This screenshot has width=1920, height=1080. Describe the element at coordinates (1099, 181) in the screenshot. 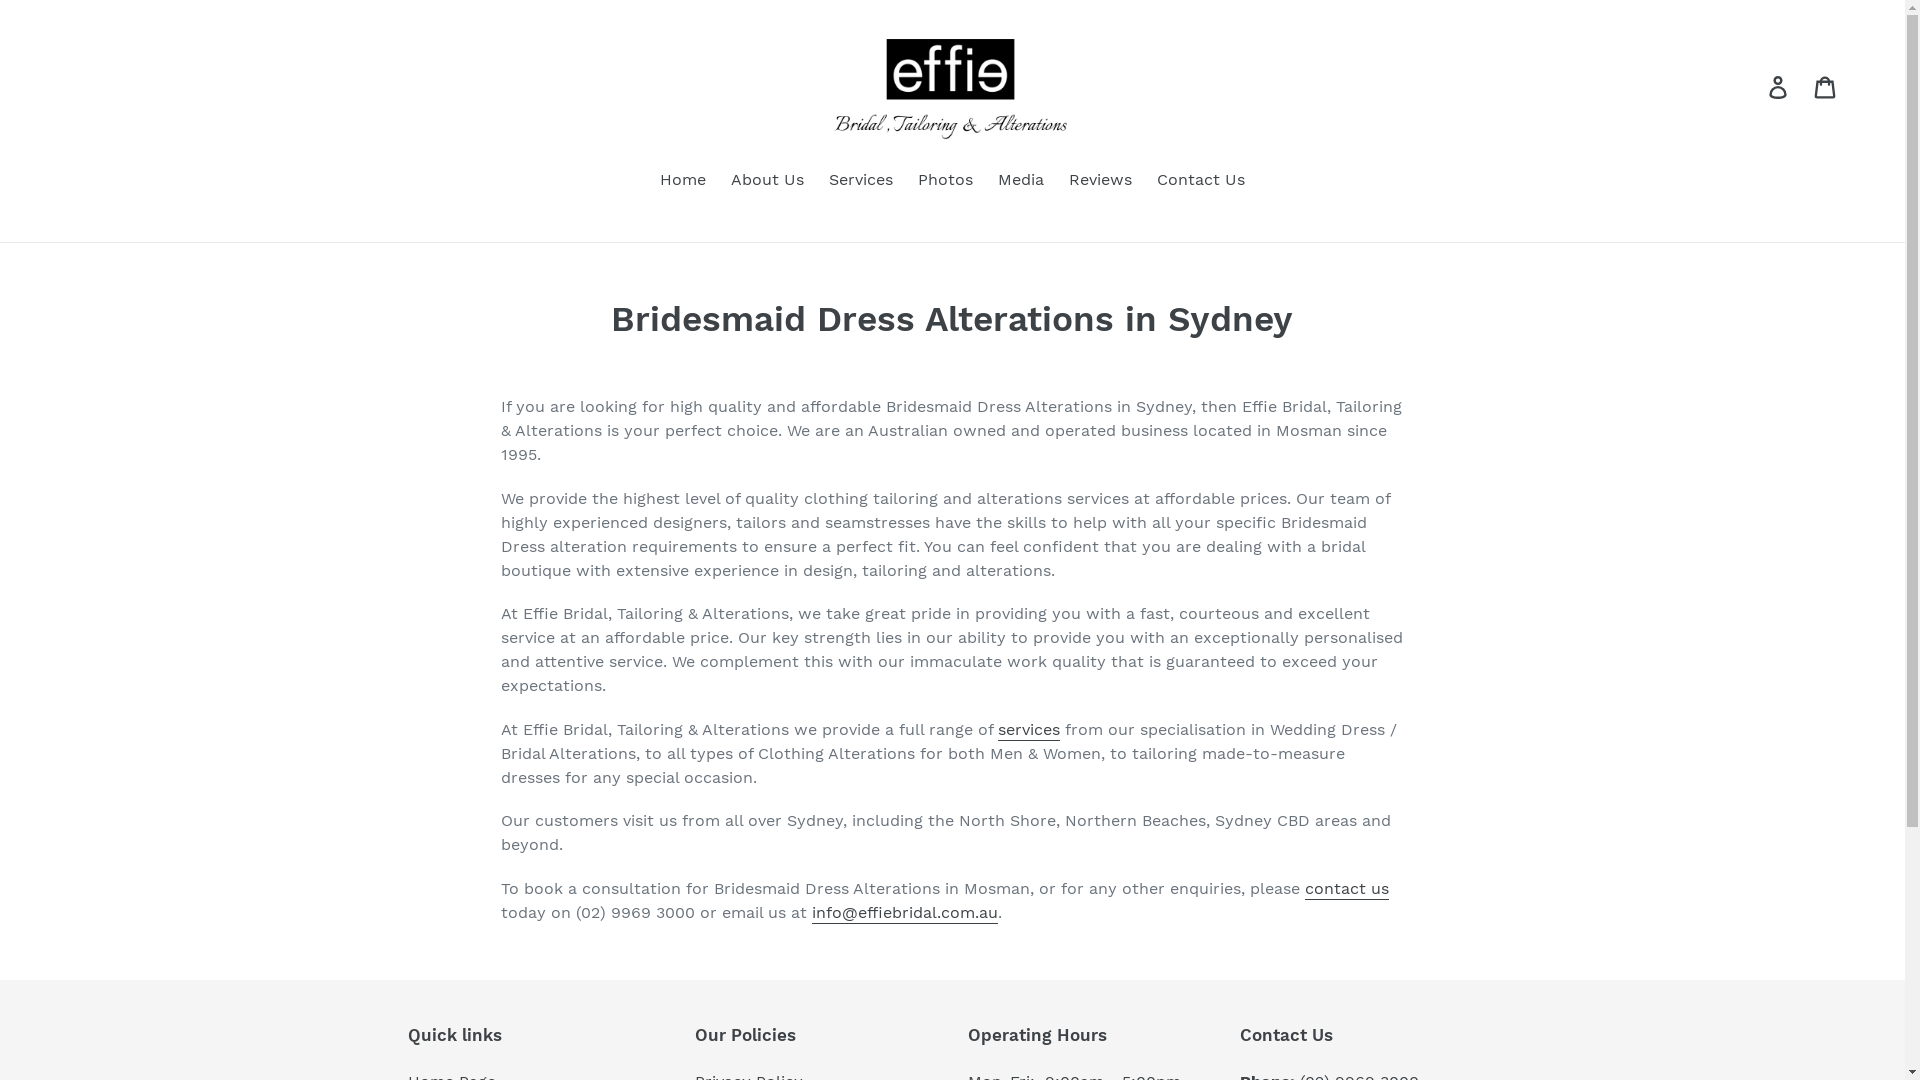

I see `'Reviews'` at that location.